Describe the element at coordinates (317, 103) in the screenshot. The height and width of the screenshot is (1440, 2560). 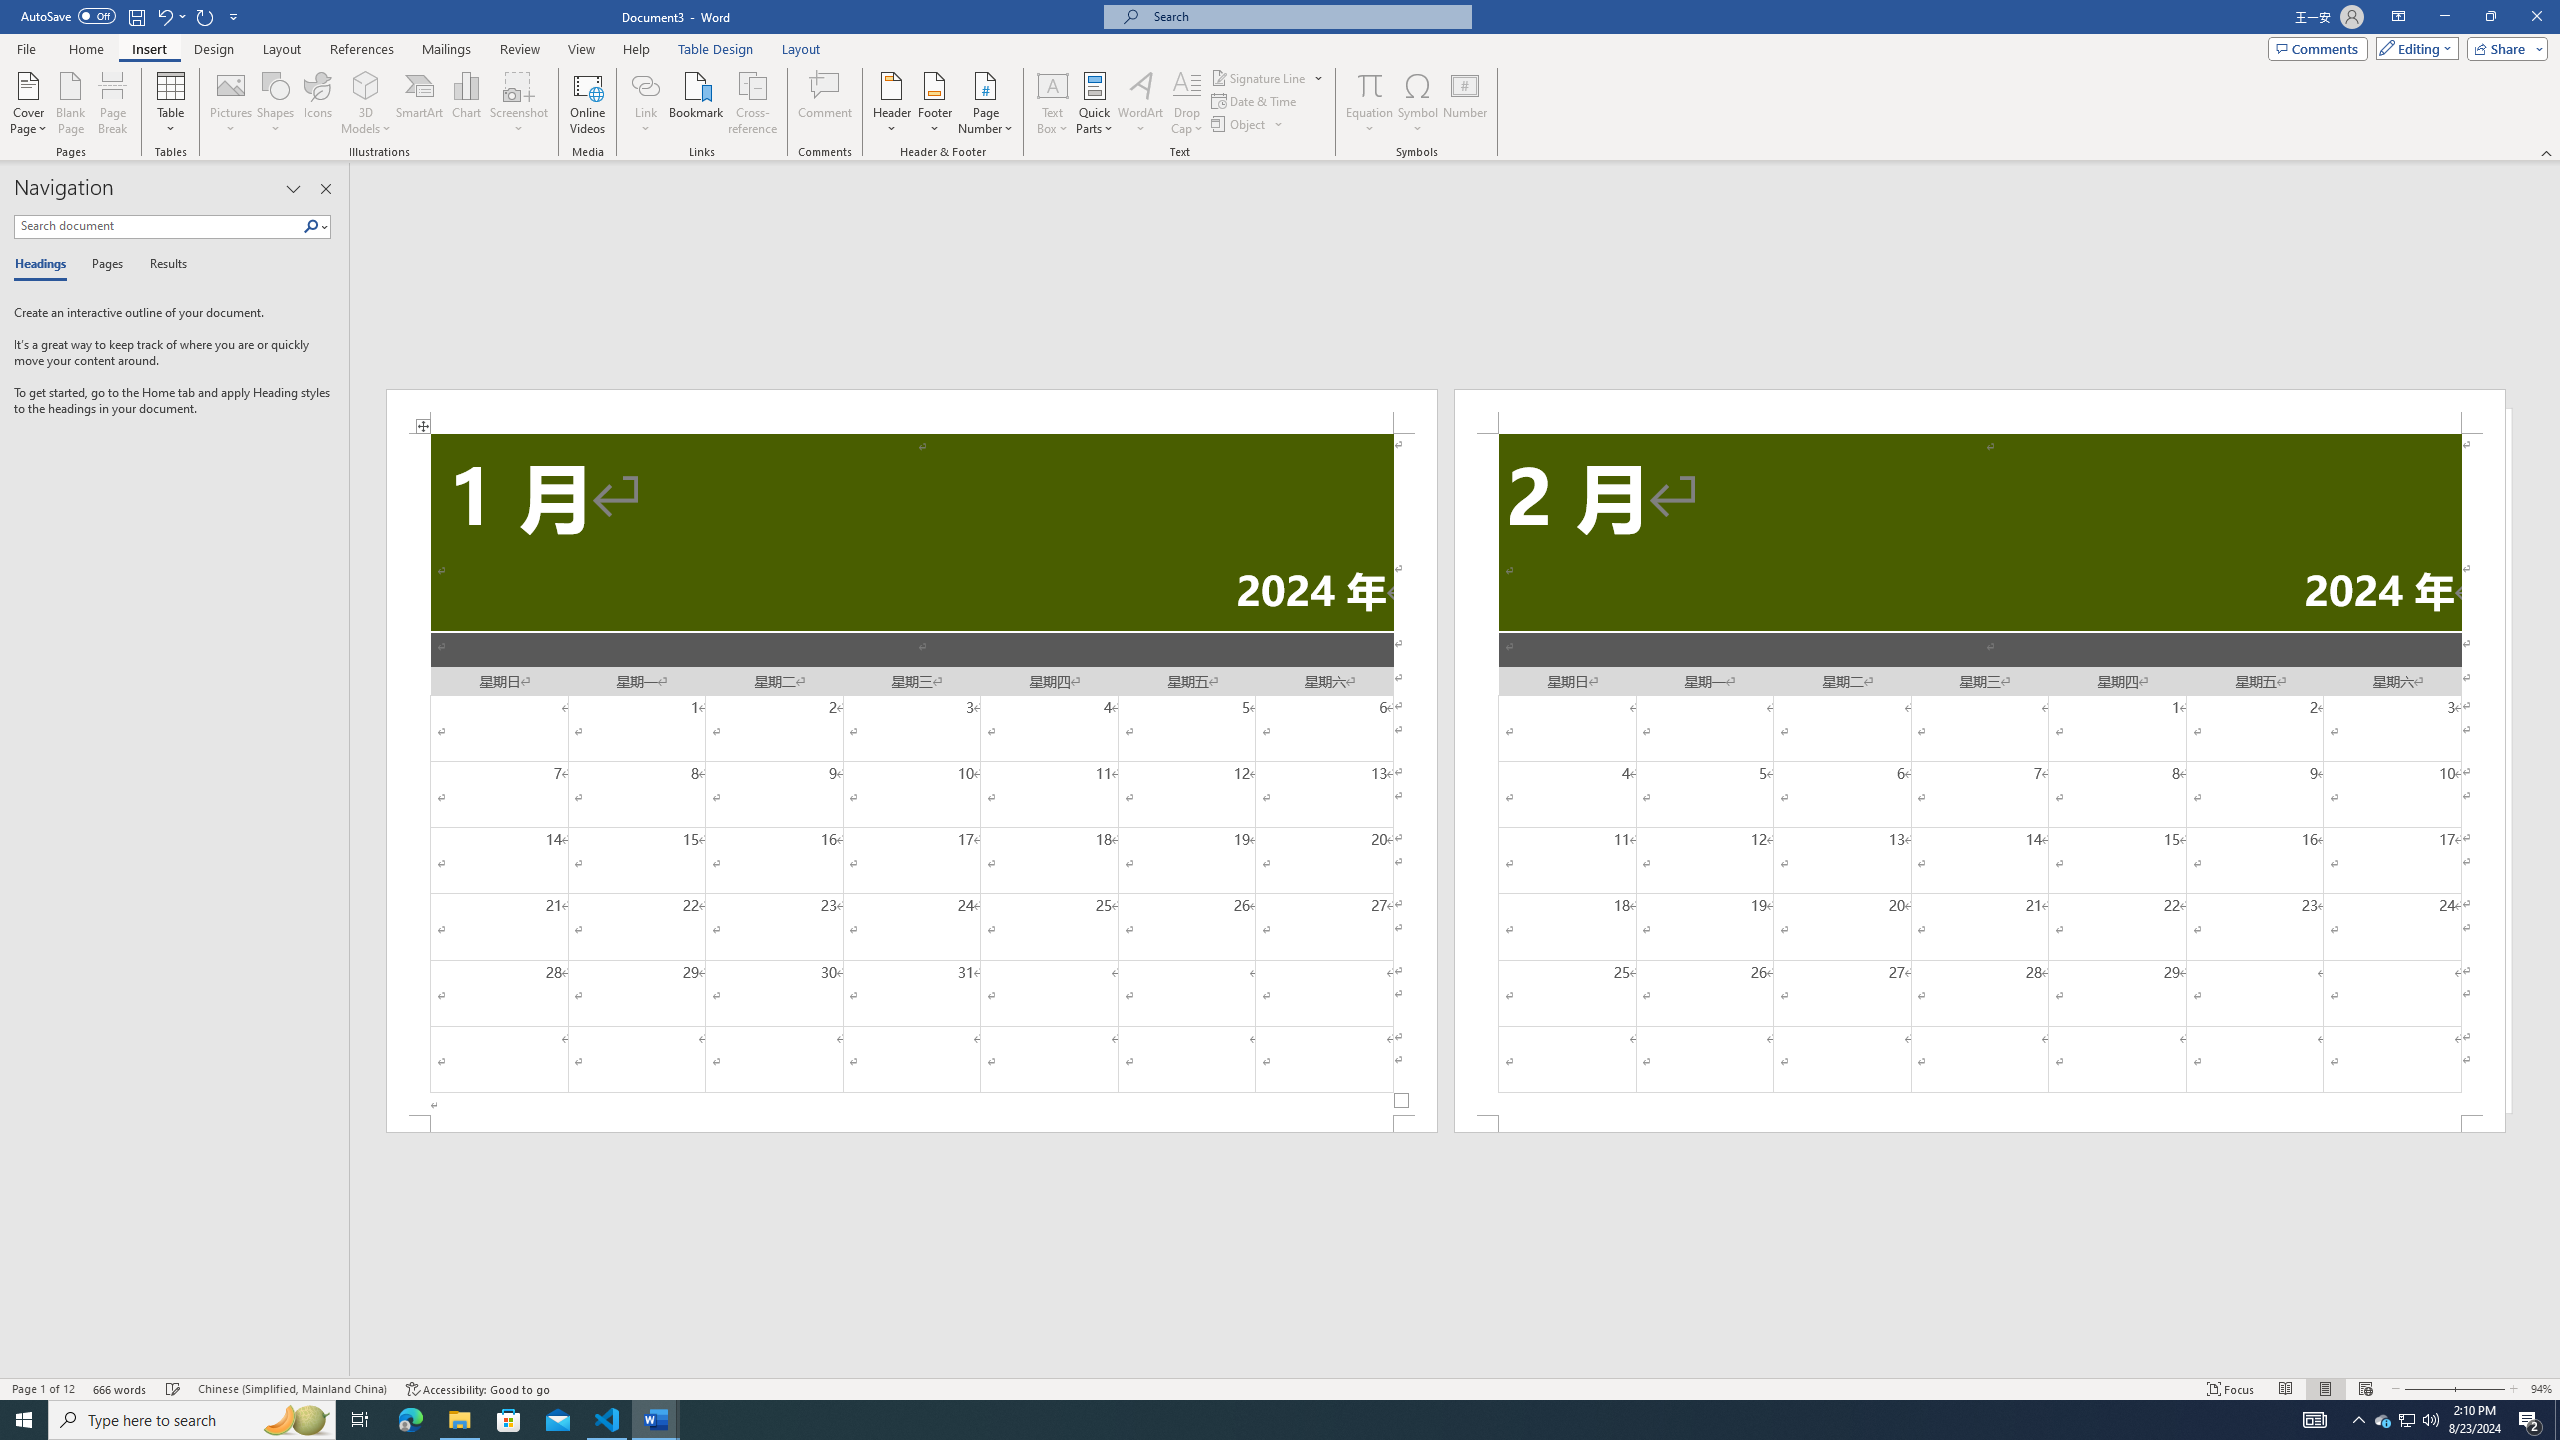
I see `'Icons'` at that location.